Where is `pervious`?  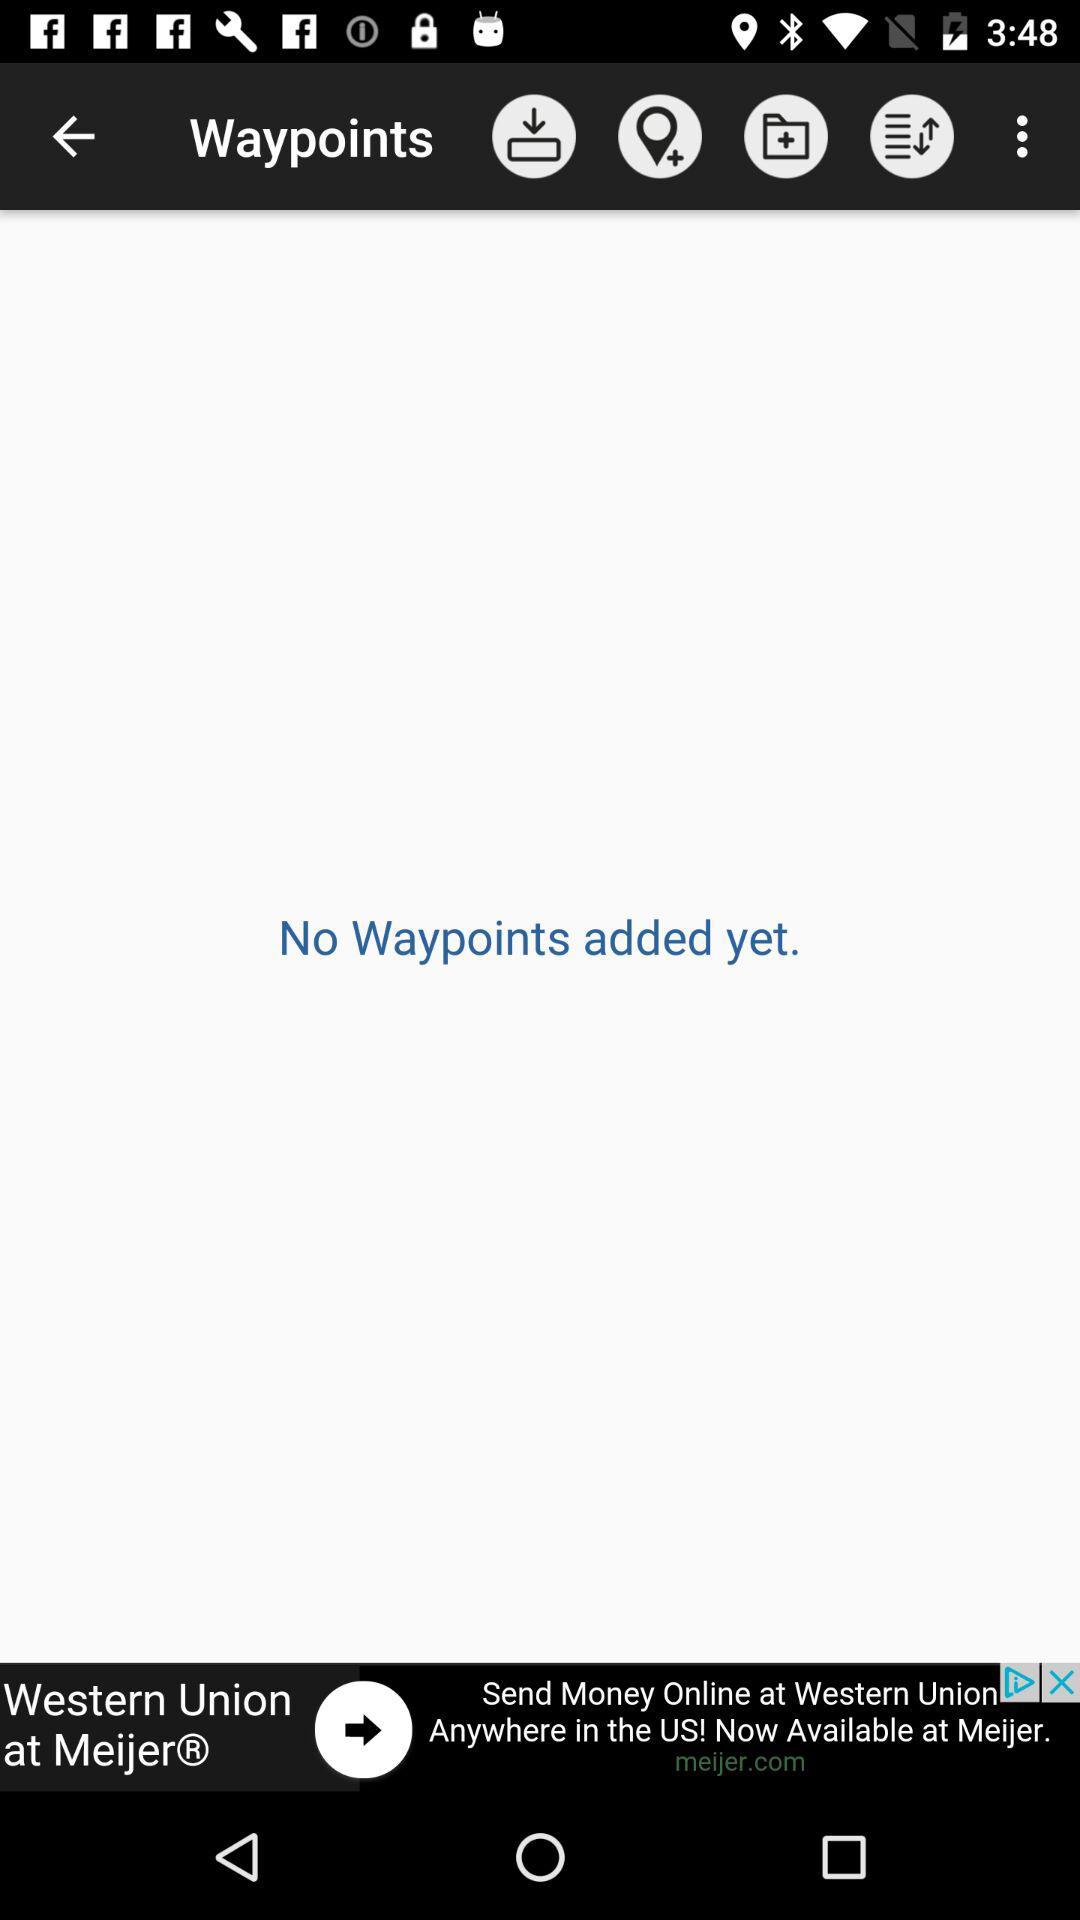 pervious is located at coordinates (540, 1727).